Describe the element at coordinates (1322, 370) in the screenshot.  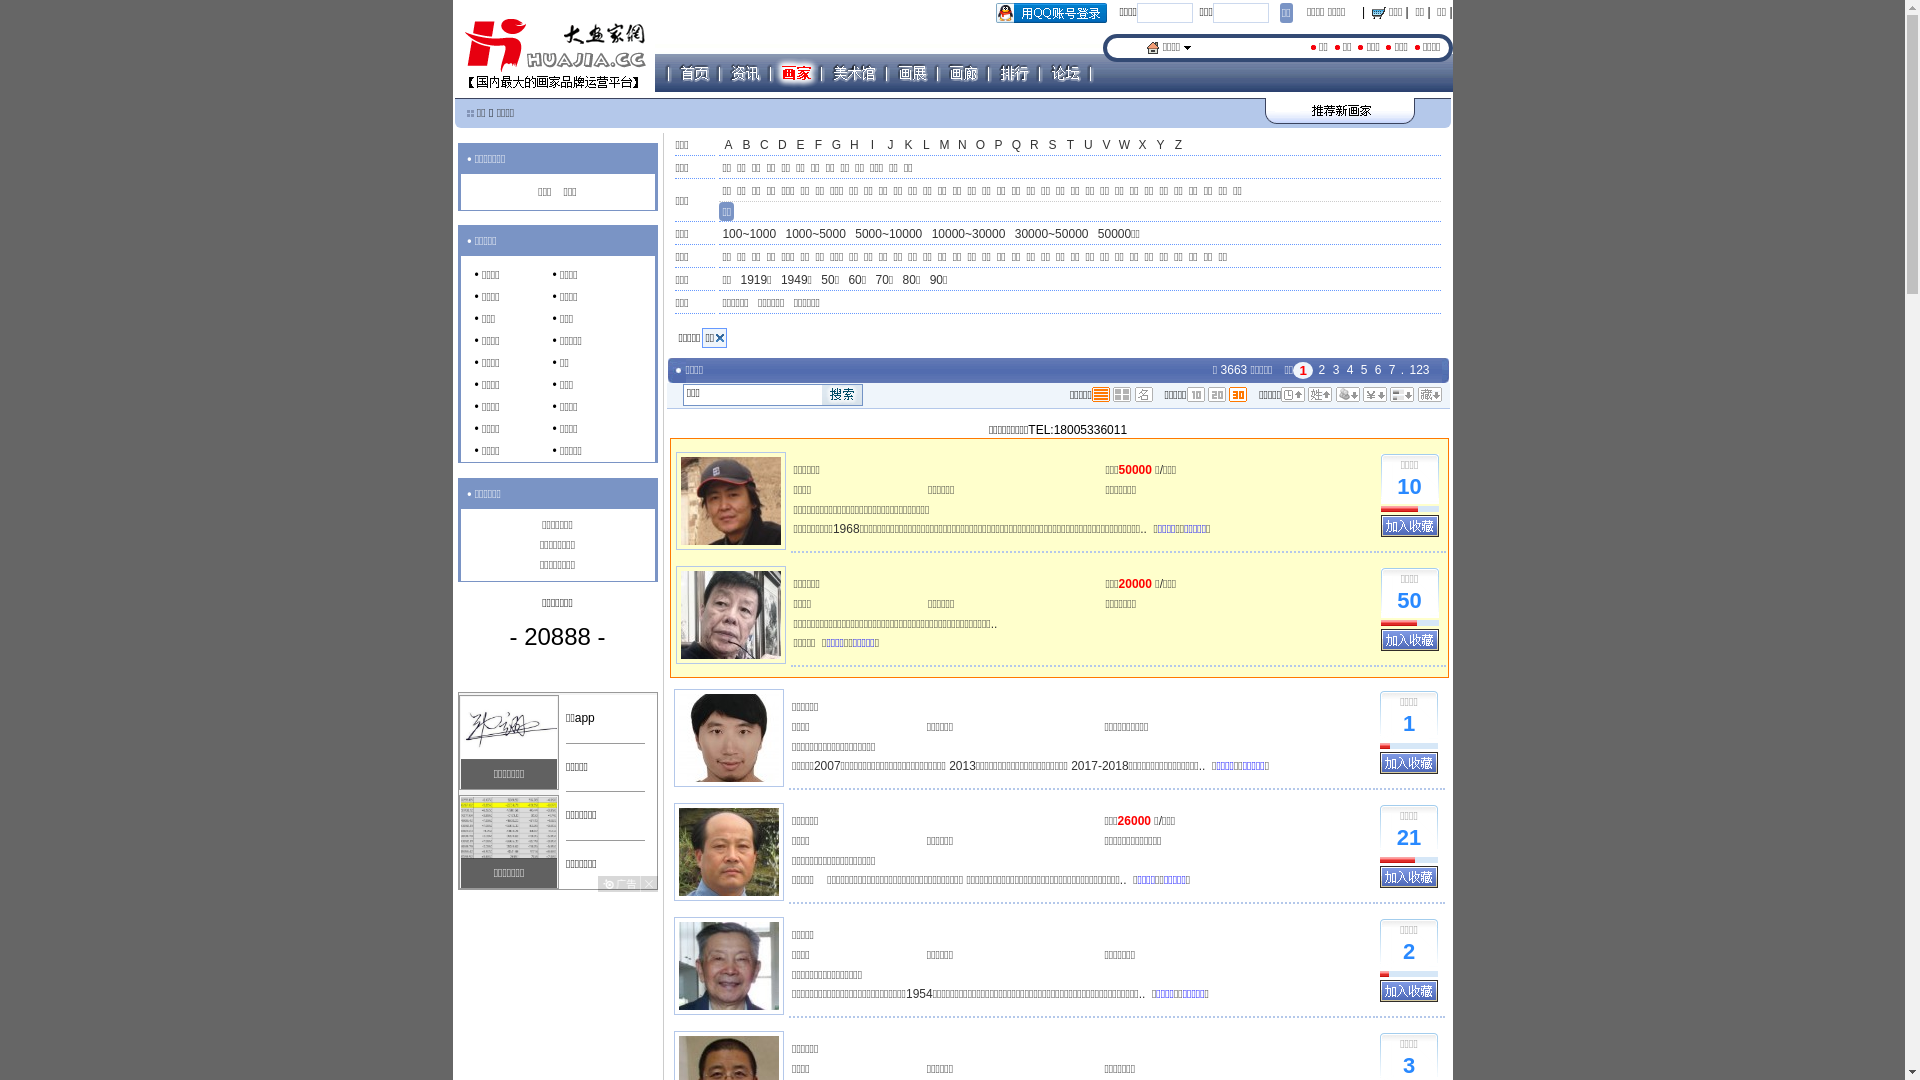
I see `'2'` at that location.